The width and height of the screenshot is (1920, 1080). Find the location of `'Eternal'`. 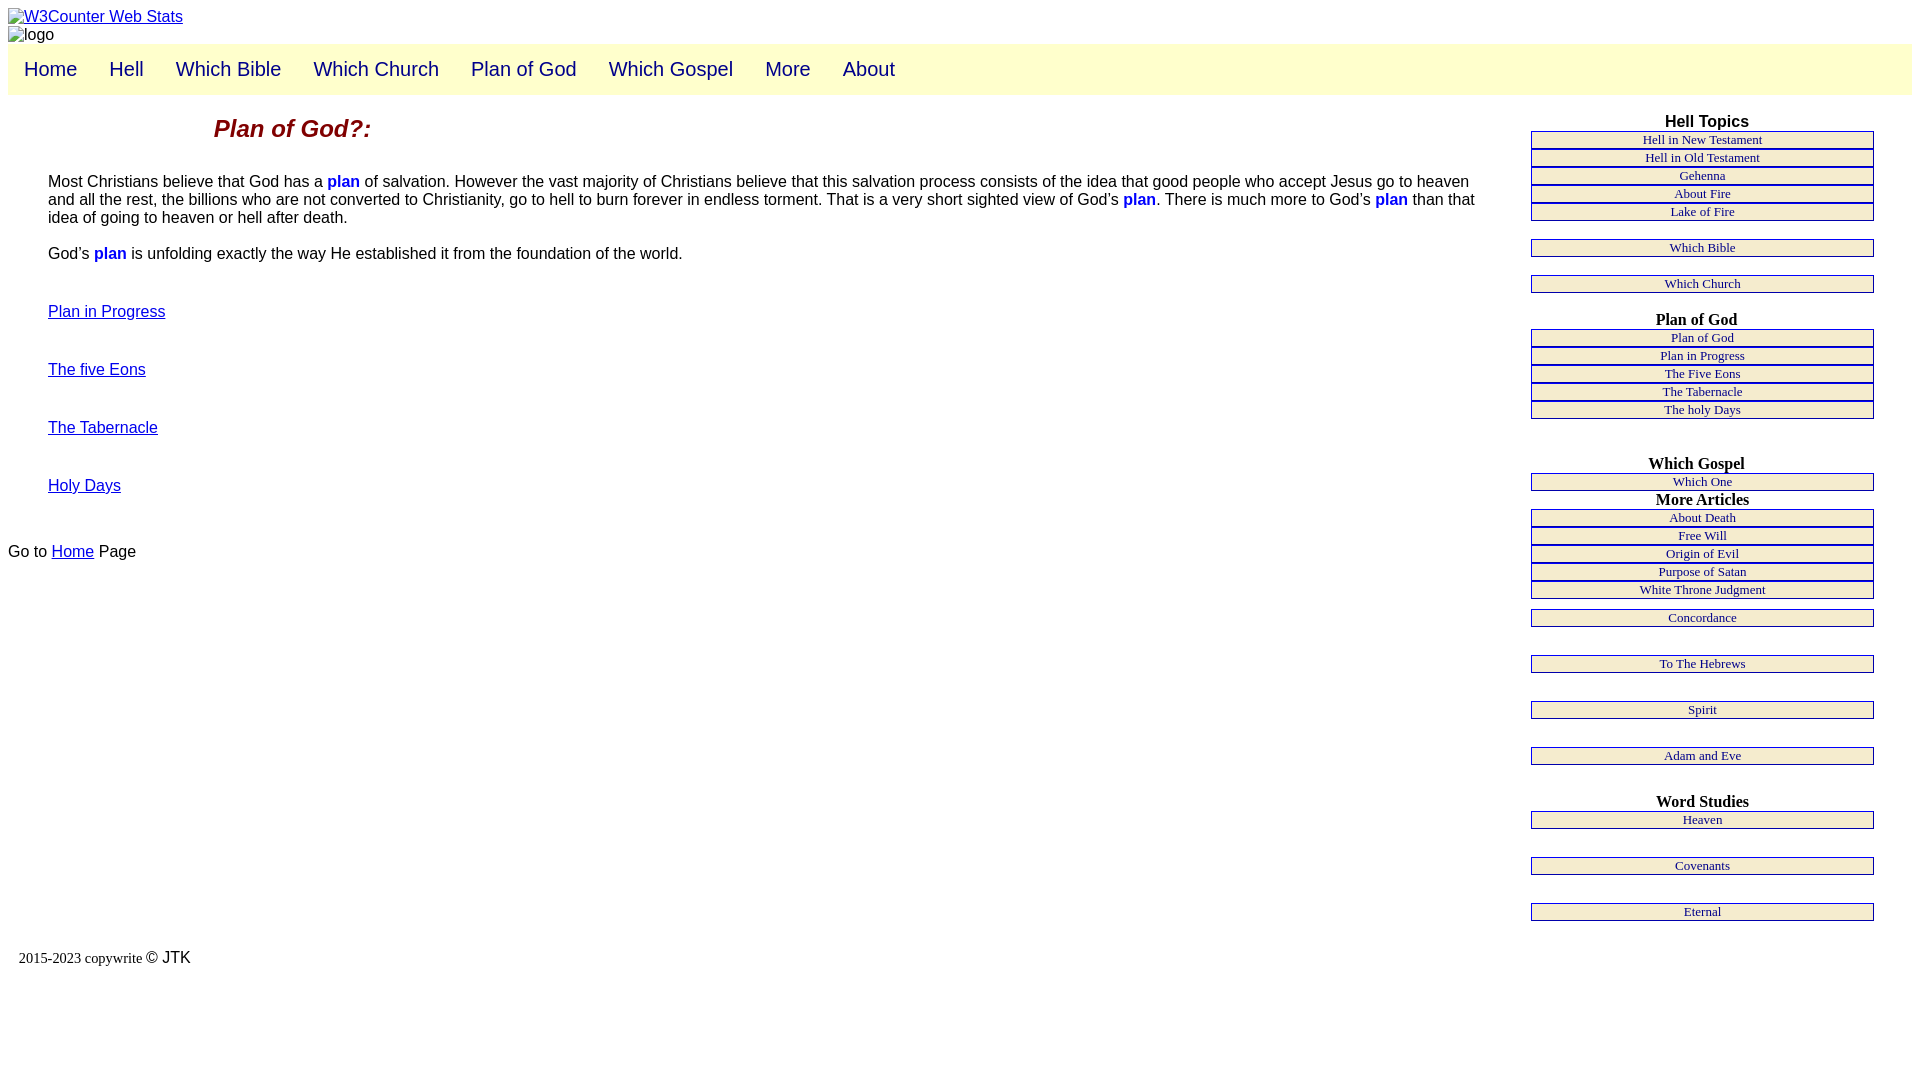

'Eternal' is located at coordinates (1701, 911).